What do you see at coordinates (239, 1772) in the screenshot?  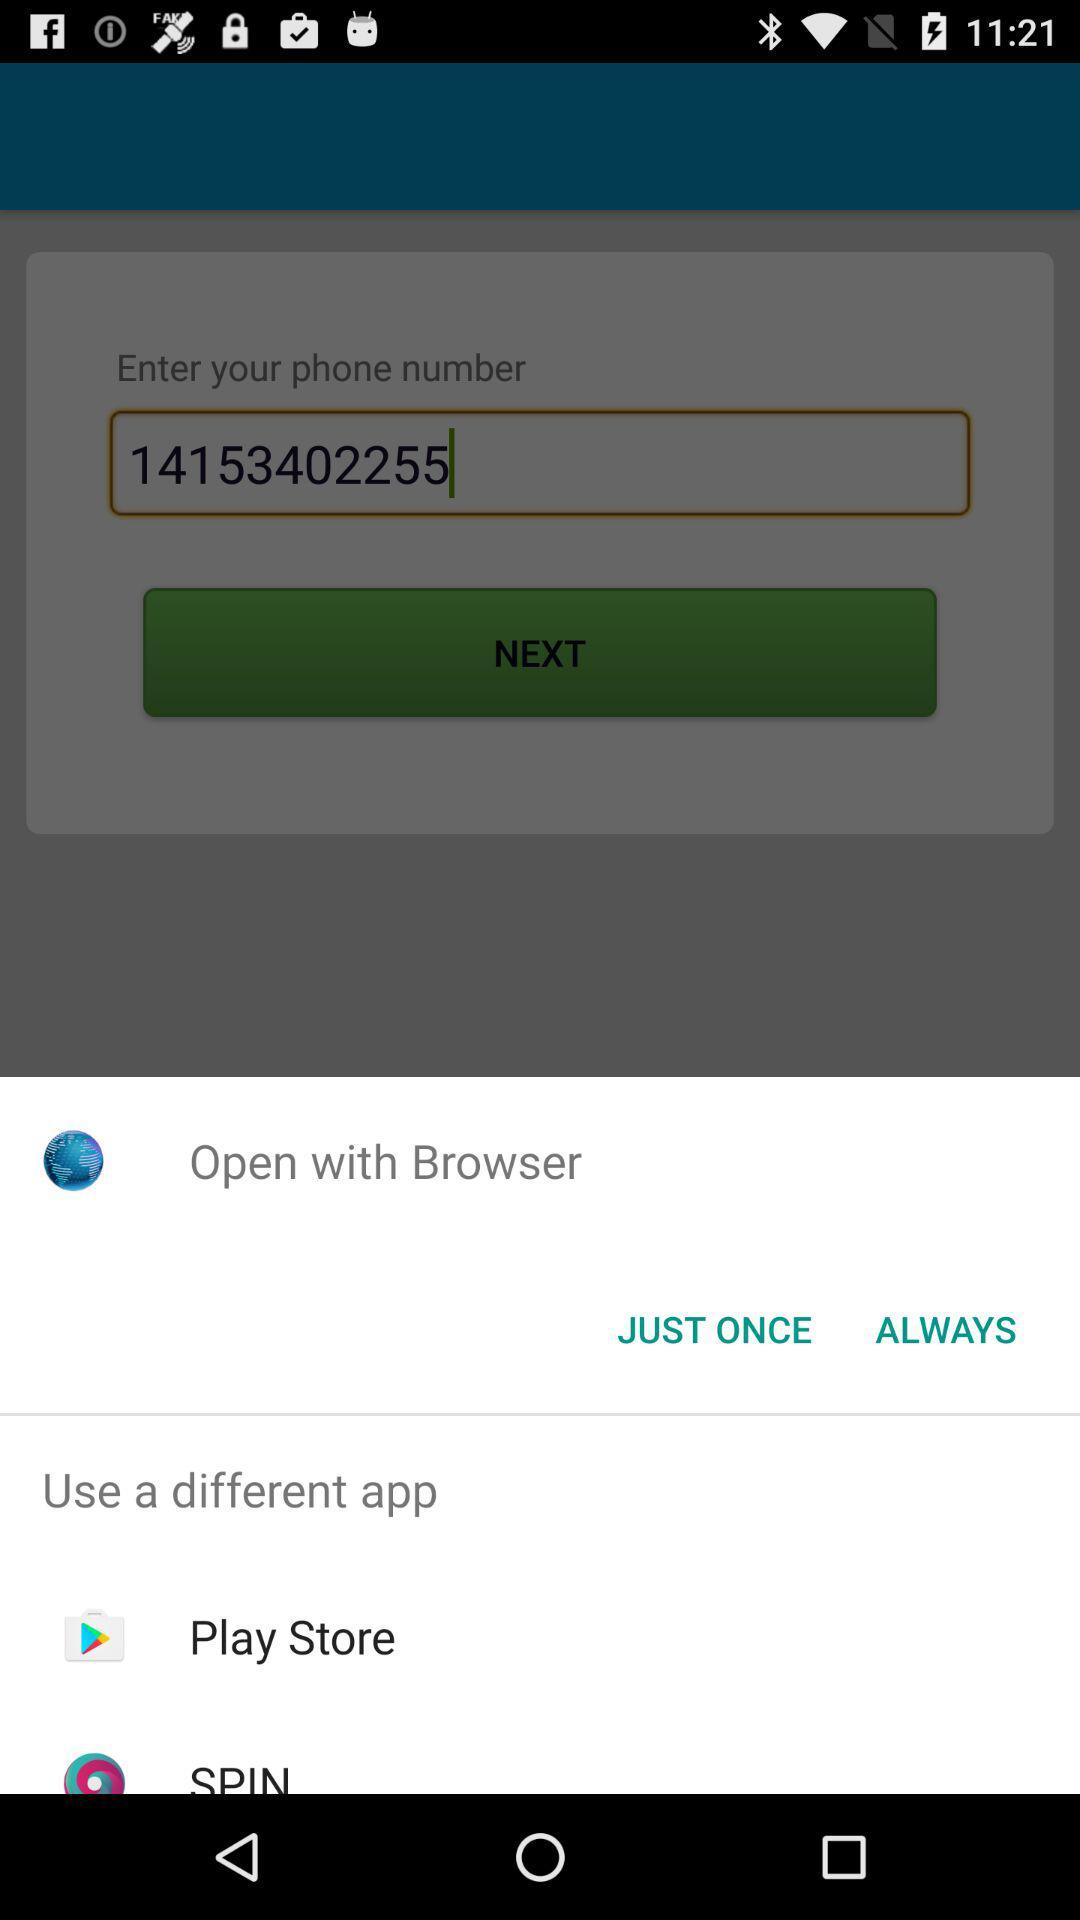 I see `the spin icon` at bounding box center [239, 1772].